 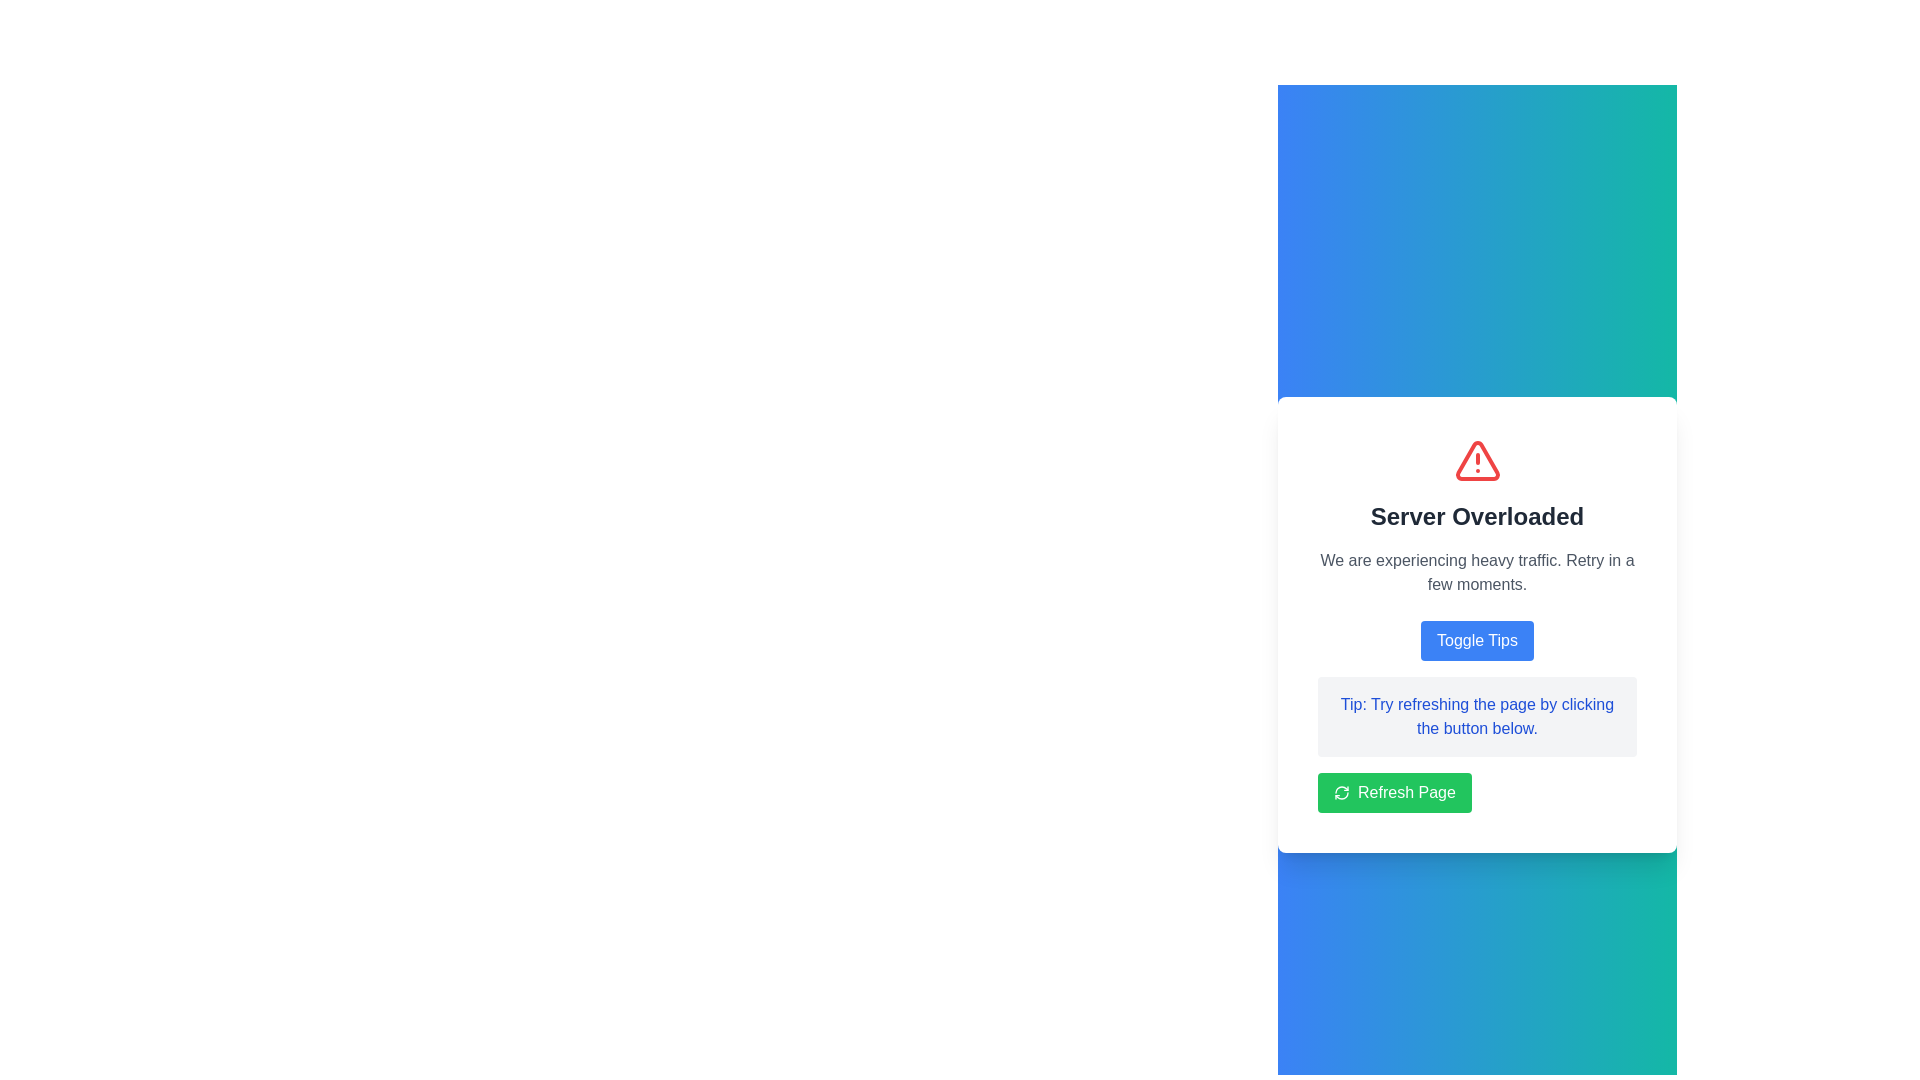 I want to click on the static text block displaying the message 'We are experiencing heavy traffic. Retry in a few moments.' which is styled with grey text and positioned centrally below the title 'Server Overloaded' and above the button labeled 'Toggle Tips', so click(x=1477, y=573).